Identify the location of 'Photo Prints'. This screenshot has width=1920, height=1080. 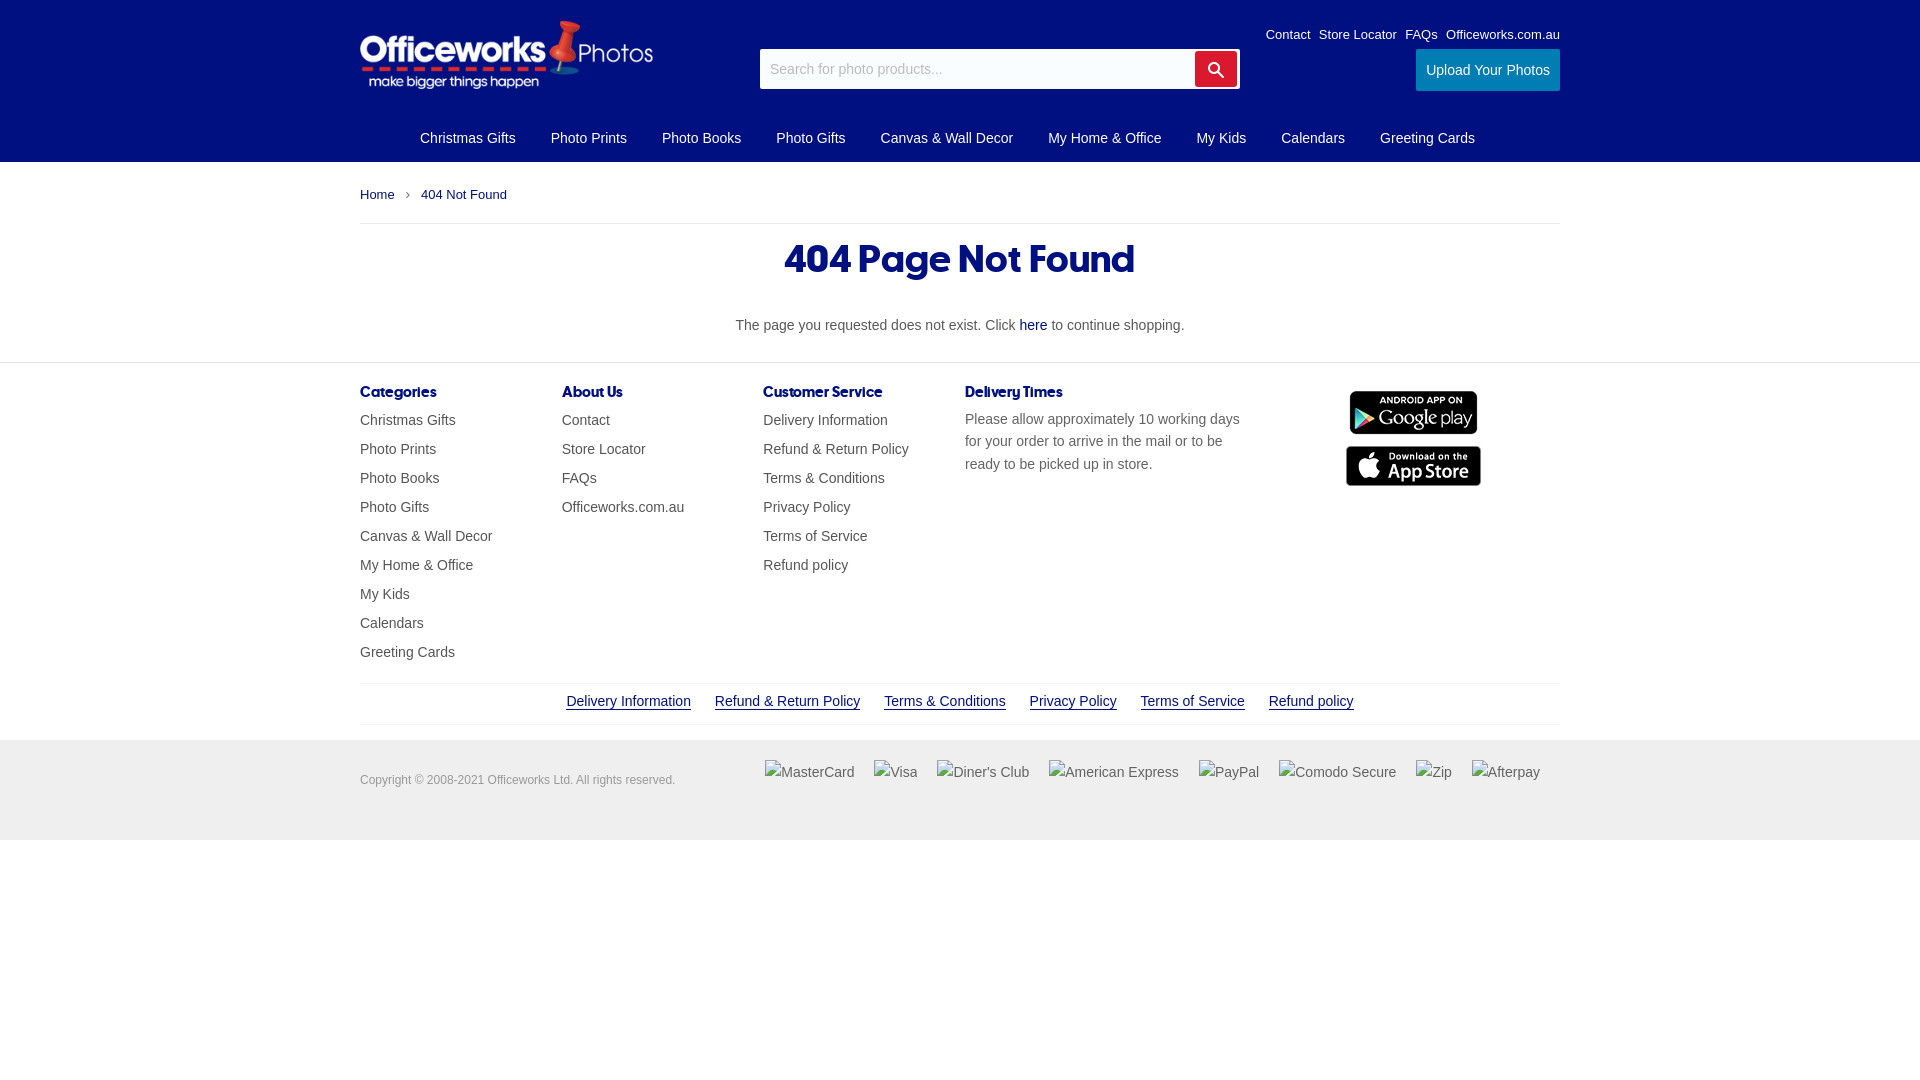
(588, 137).